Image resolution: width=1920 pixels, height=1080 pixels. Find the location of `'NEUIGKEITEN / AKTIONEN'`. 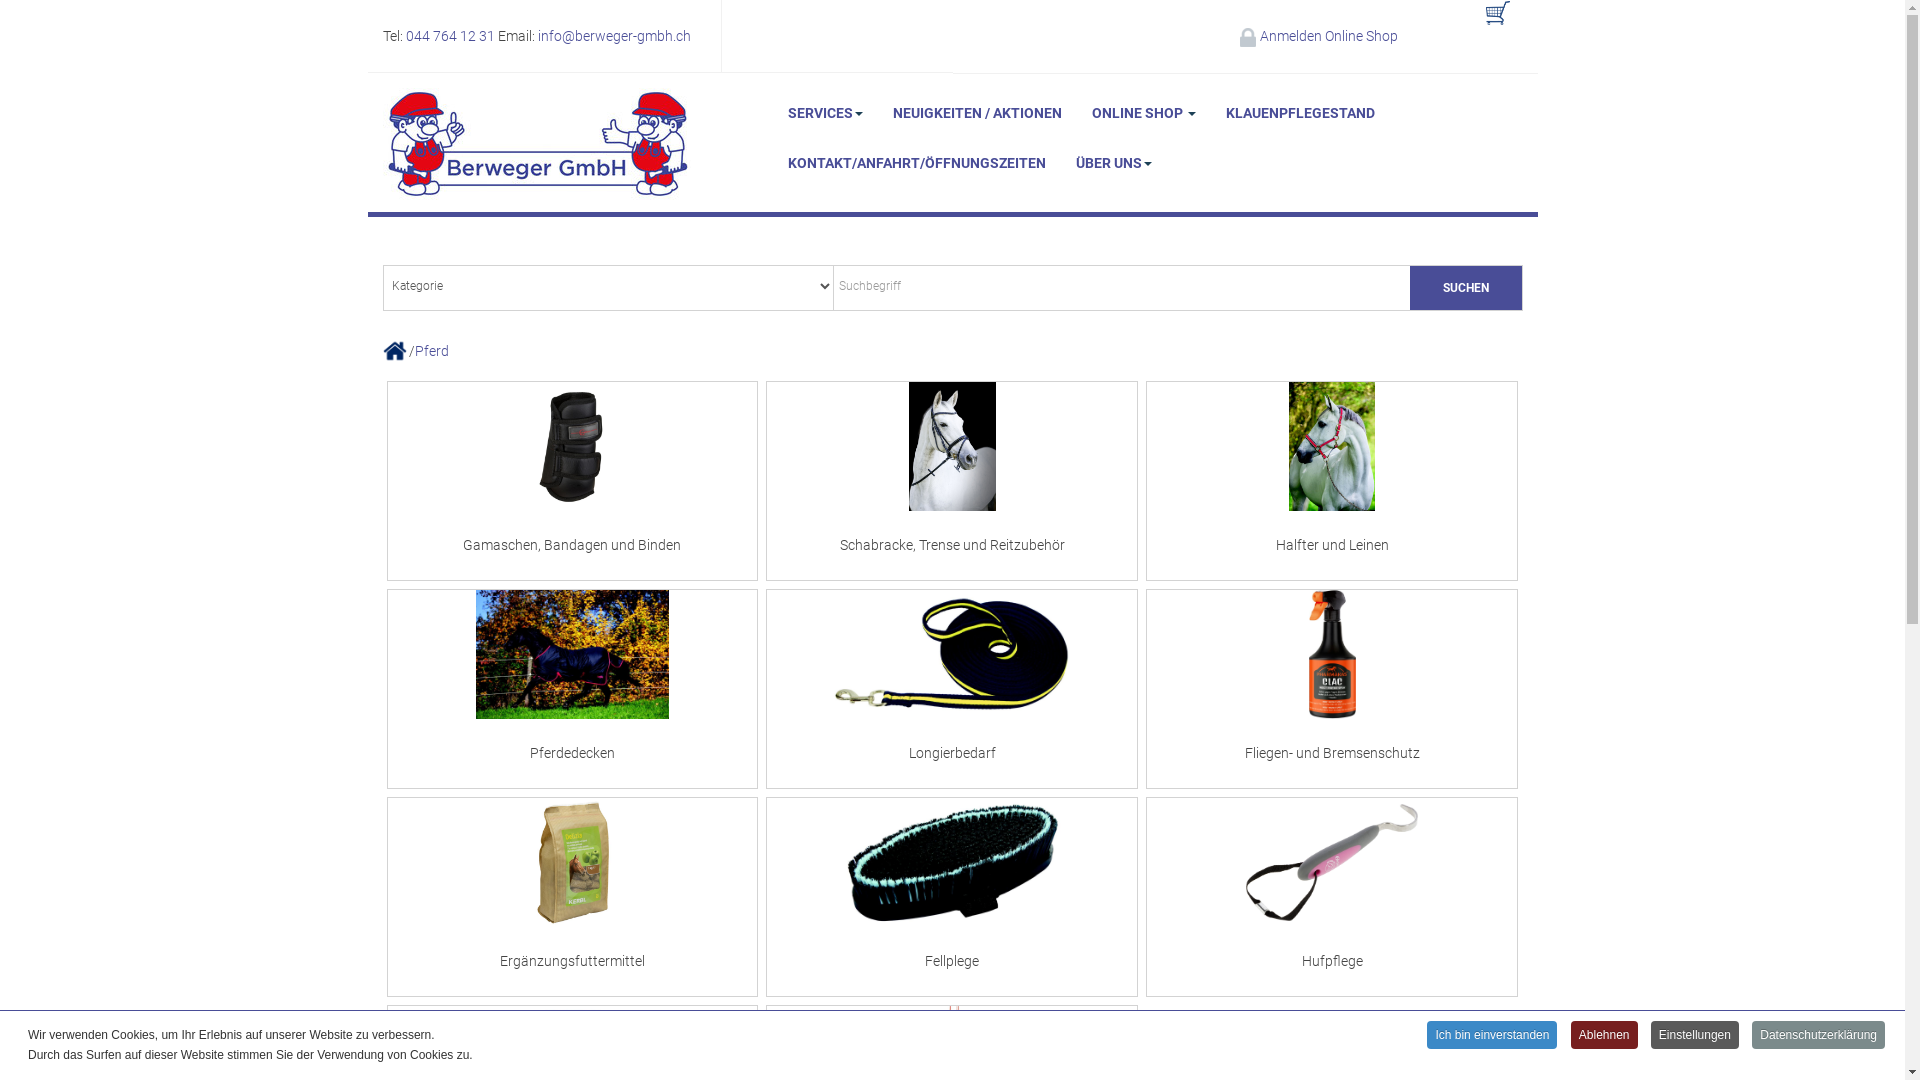

'NEUIGKEITEN / AKTIONEN' is located at coordinates (977, 112).